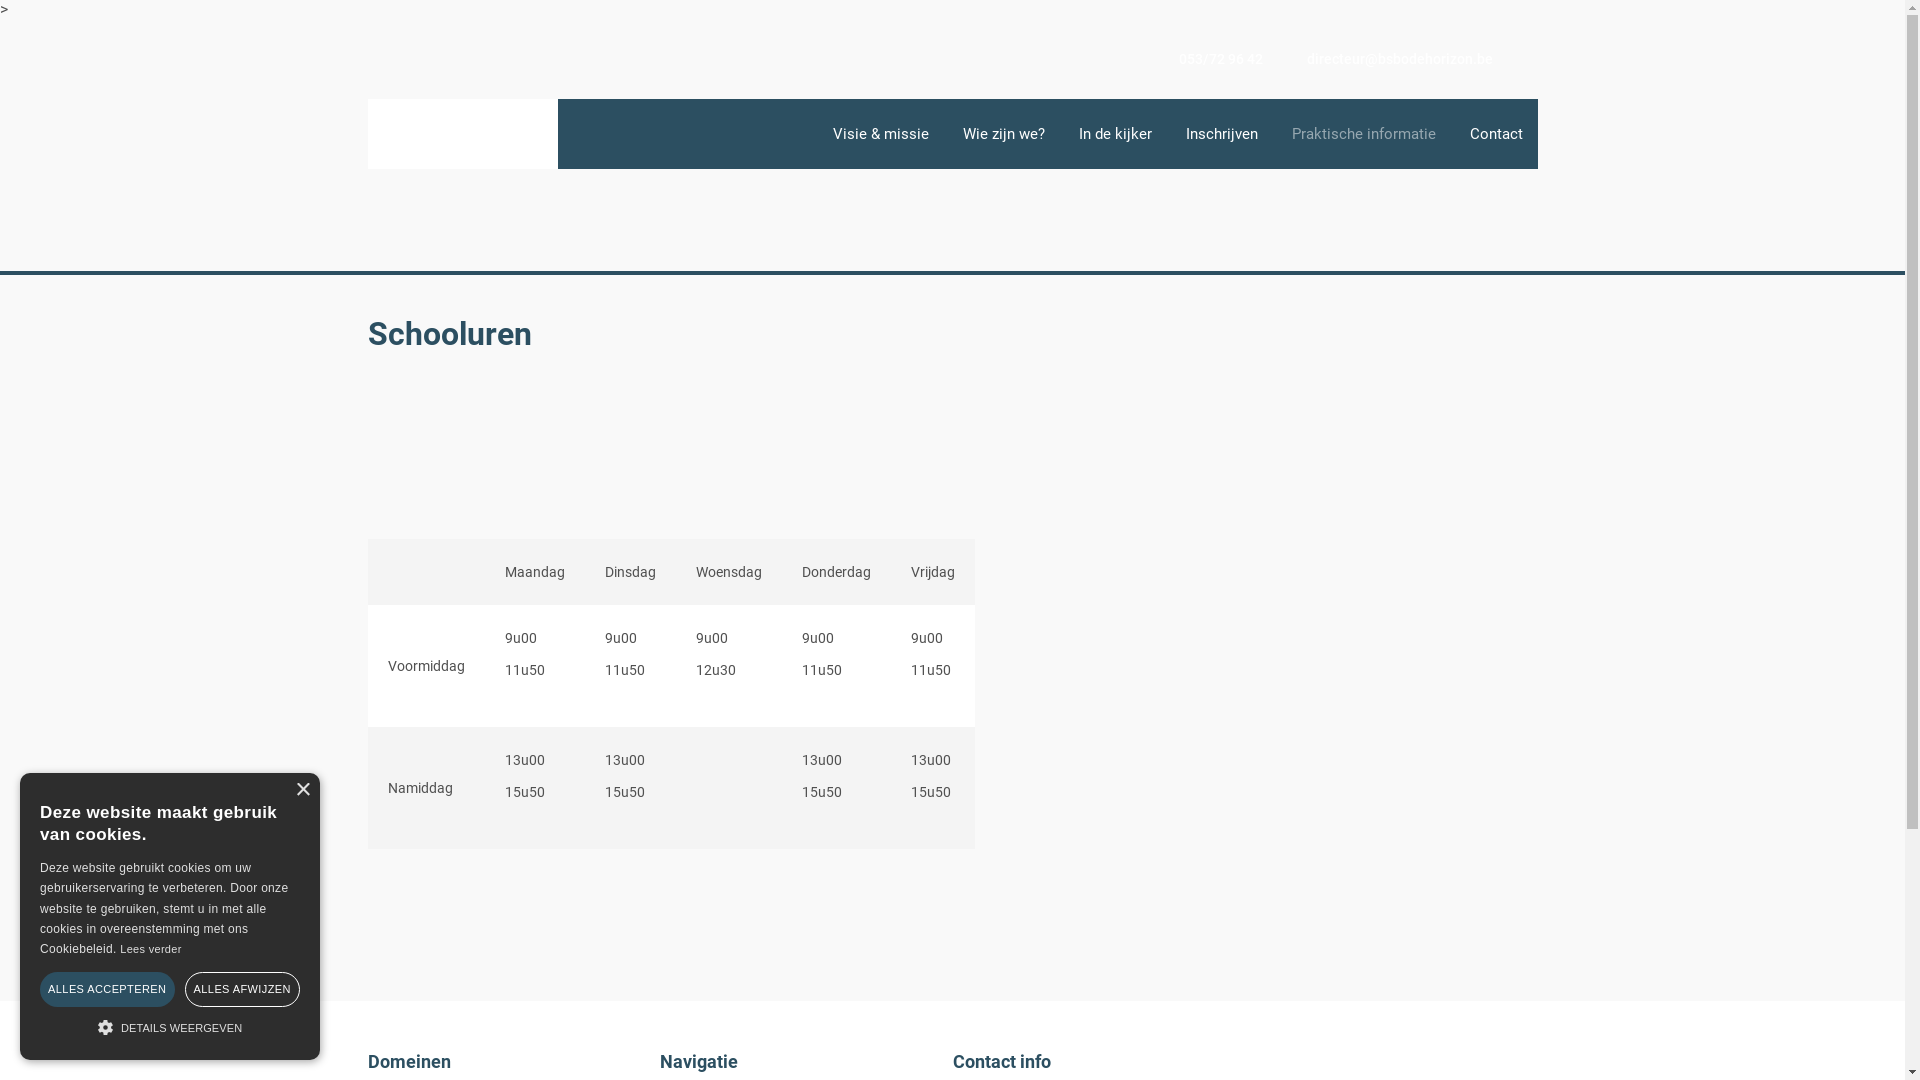  Describe the element at coordinates (368, 108) in the screenshot. I see `'Home'` at that location.